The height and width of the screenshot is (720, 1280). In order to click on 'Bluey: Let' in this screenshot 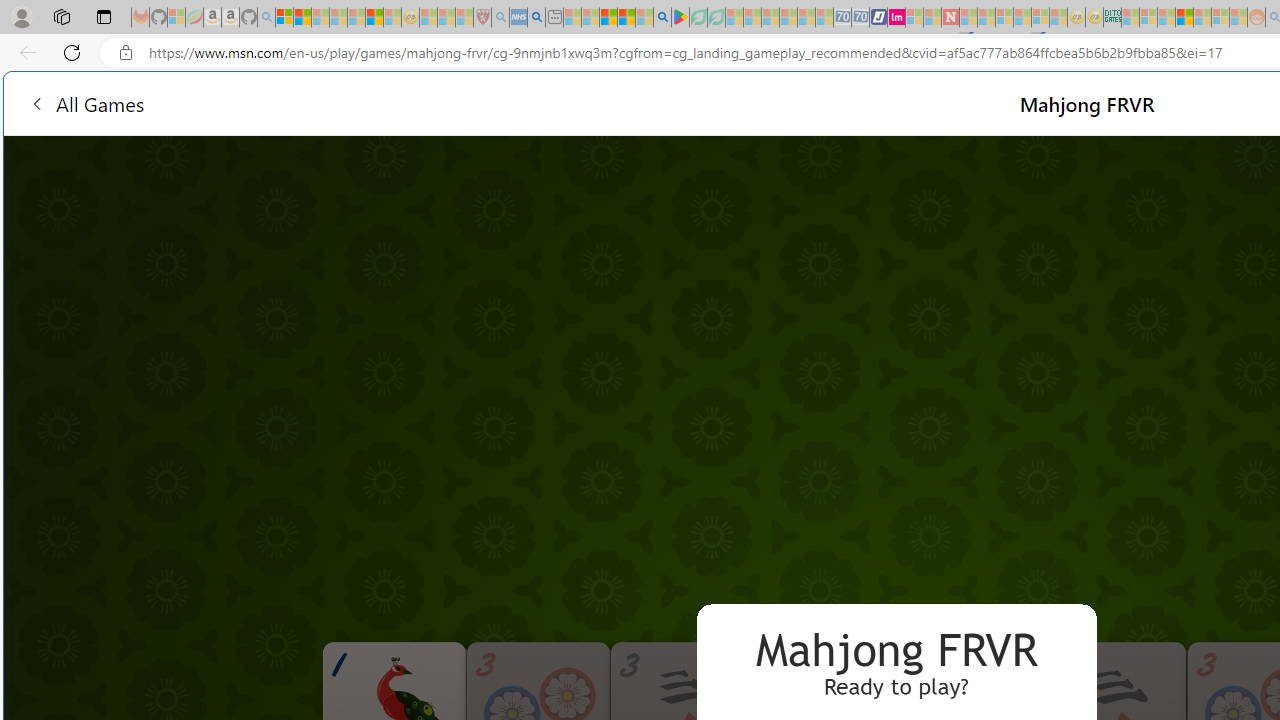, I will do `click(680, 17)`.